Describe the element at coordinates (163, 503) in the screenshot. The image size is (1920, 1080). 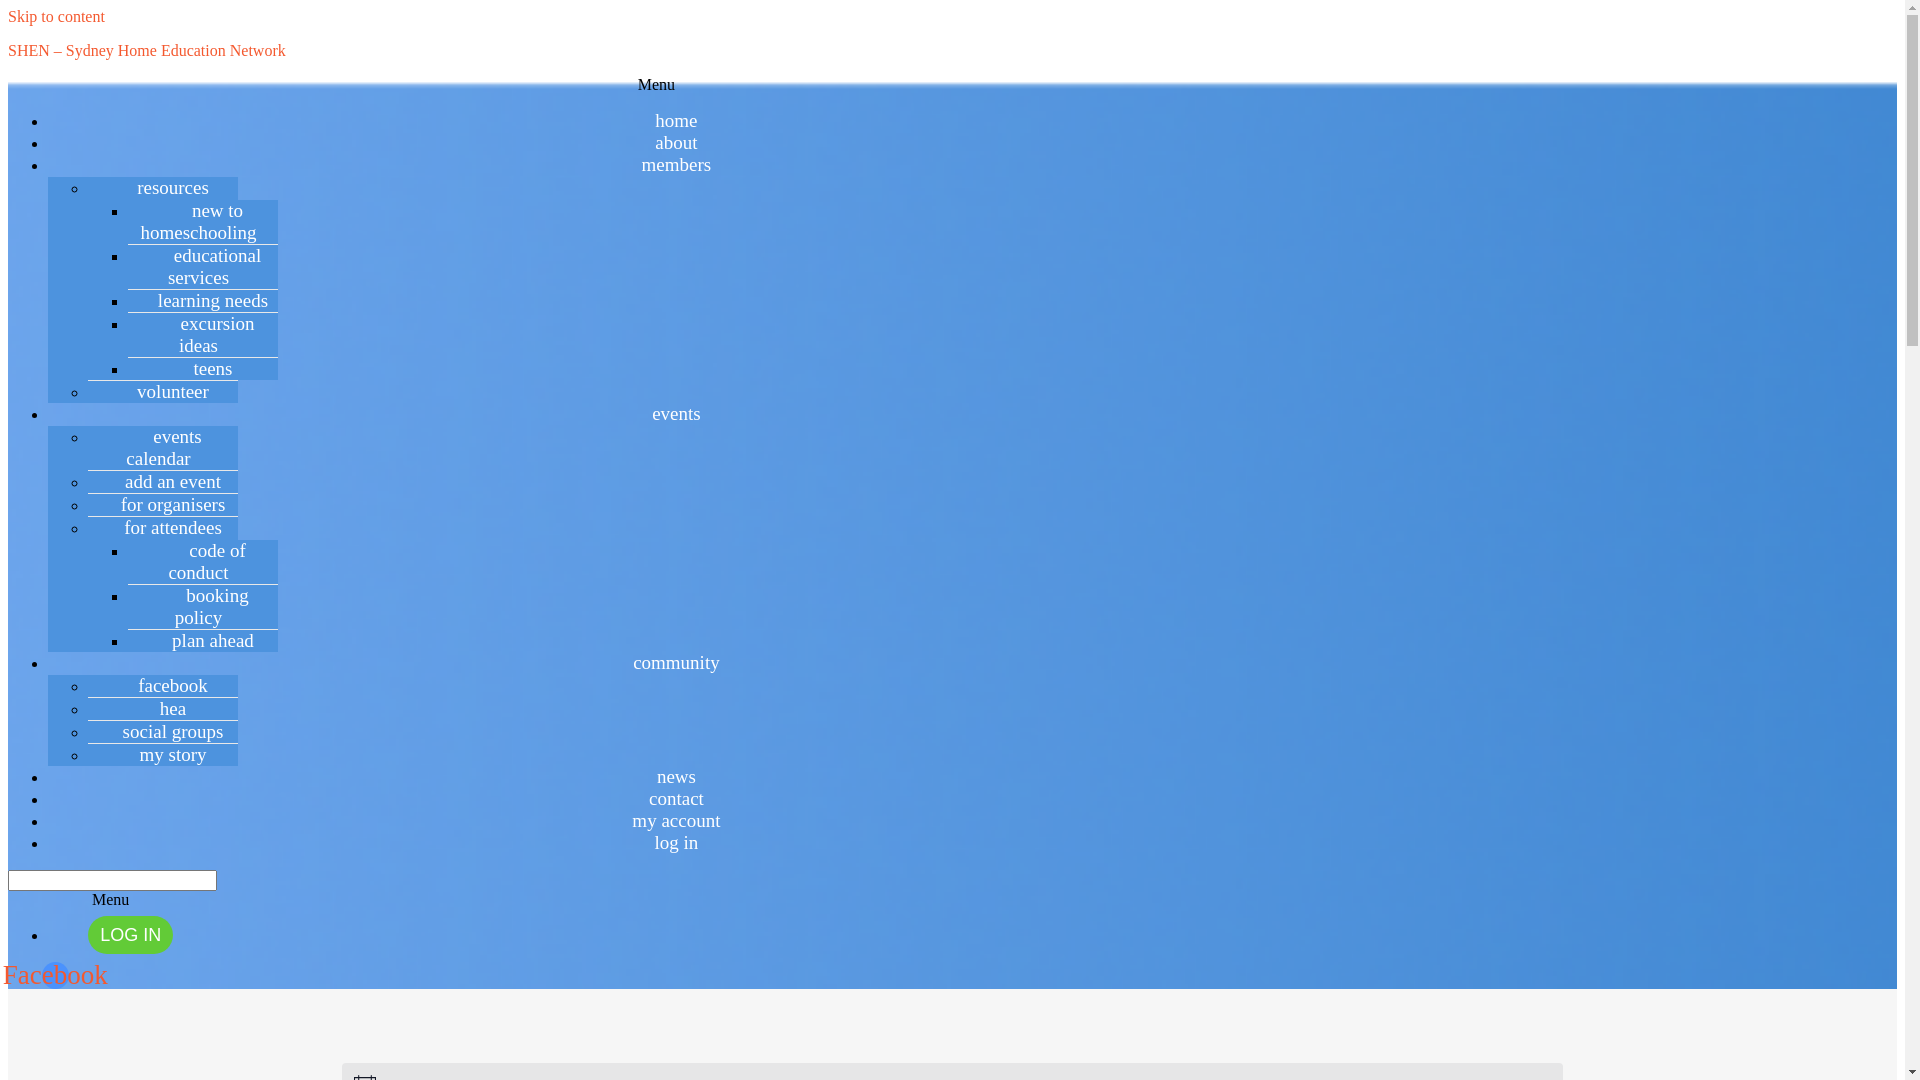
I see `'for organisers'` at that location.